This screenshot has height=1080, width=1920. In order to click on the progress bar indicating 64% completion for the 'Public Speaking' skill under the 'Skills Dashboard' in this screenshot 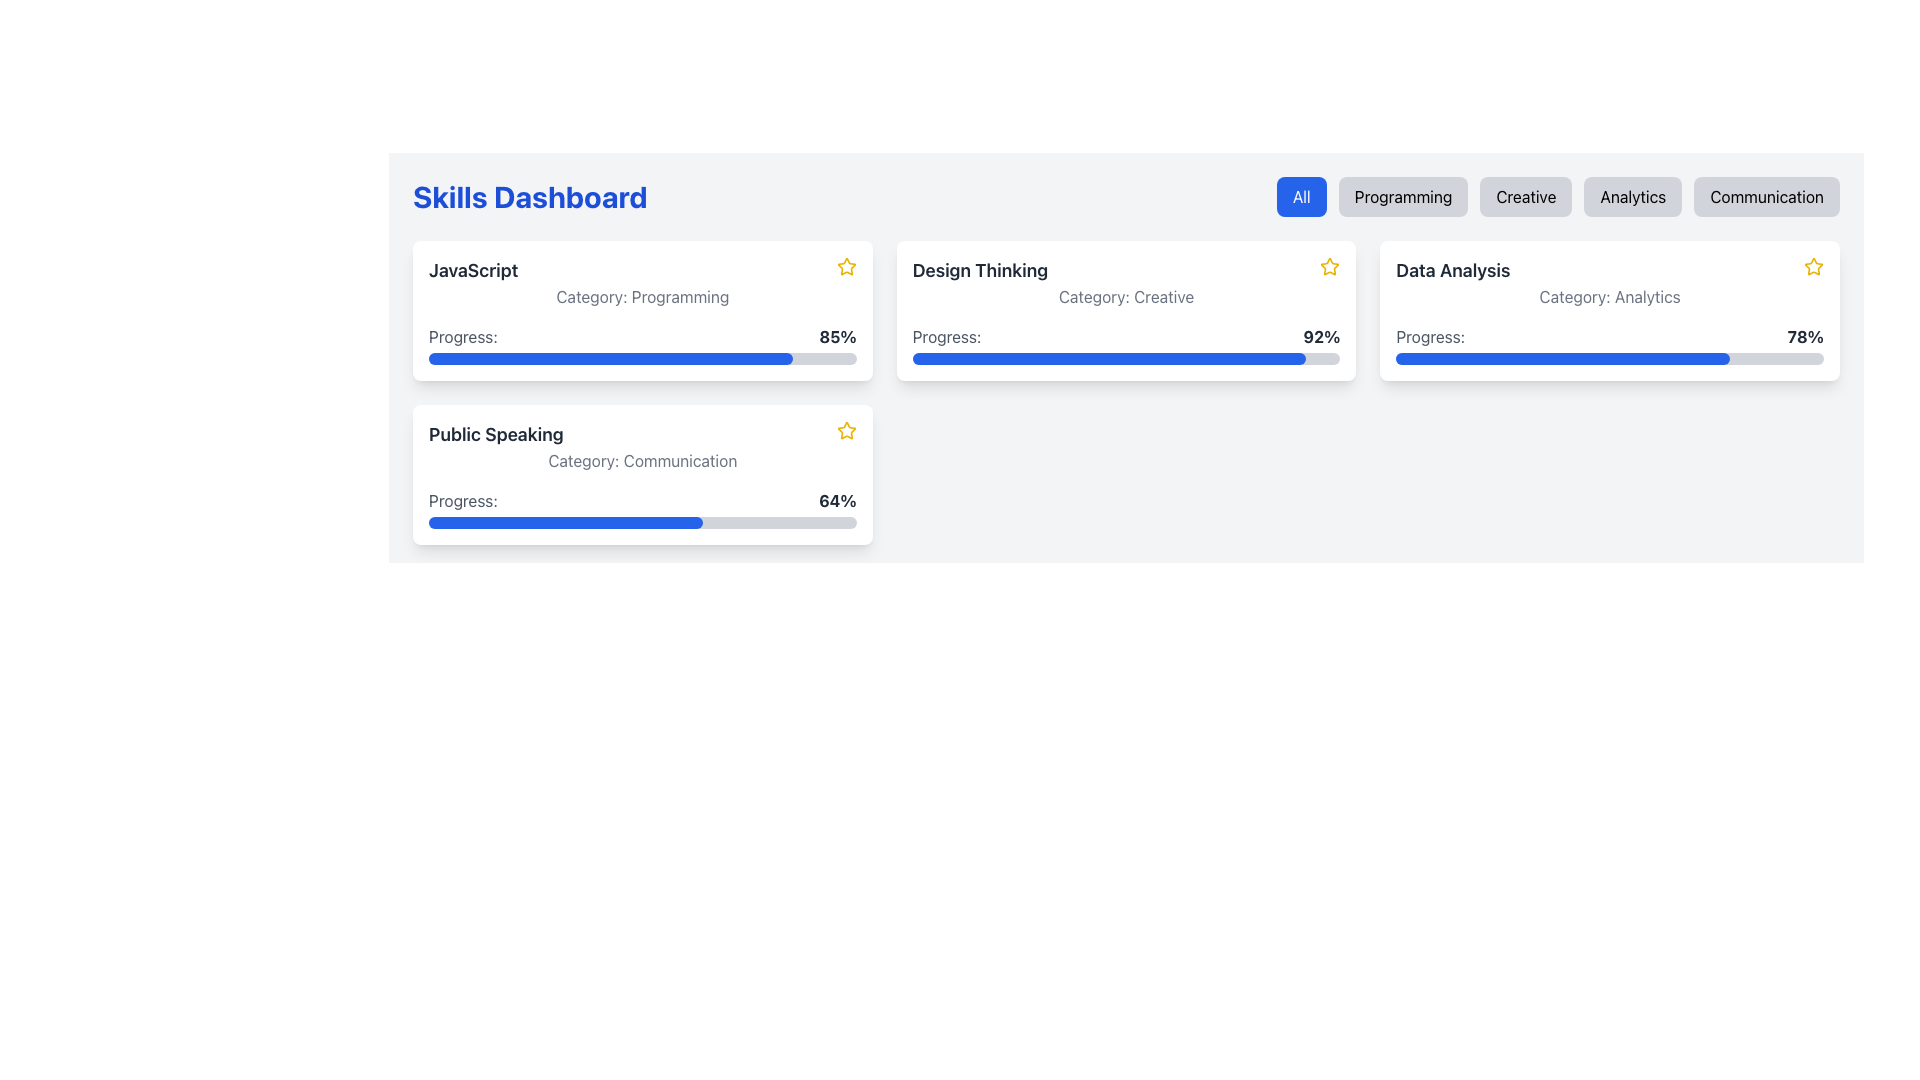, I will do `click(642, 508)`.